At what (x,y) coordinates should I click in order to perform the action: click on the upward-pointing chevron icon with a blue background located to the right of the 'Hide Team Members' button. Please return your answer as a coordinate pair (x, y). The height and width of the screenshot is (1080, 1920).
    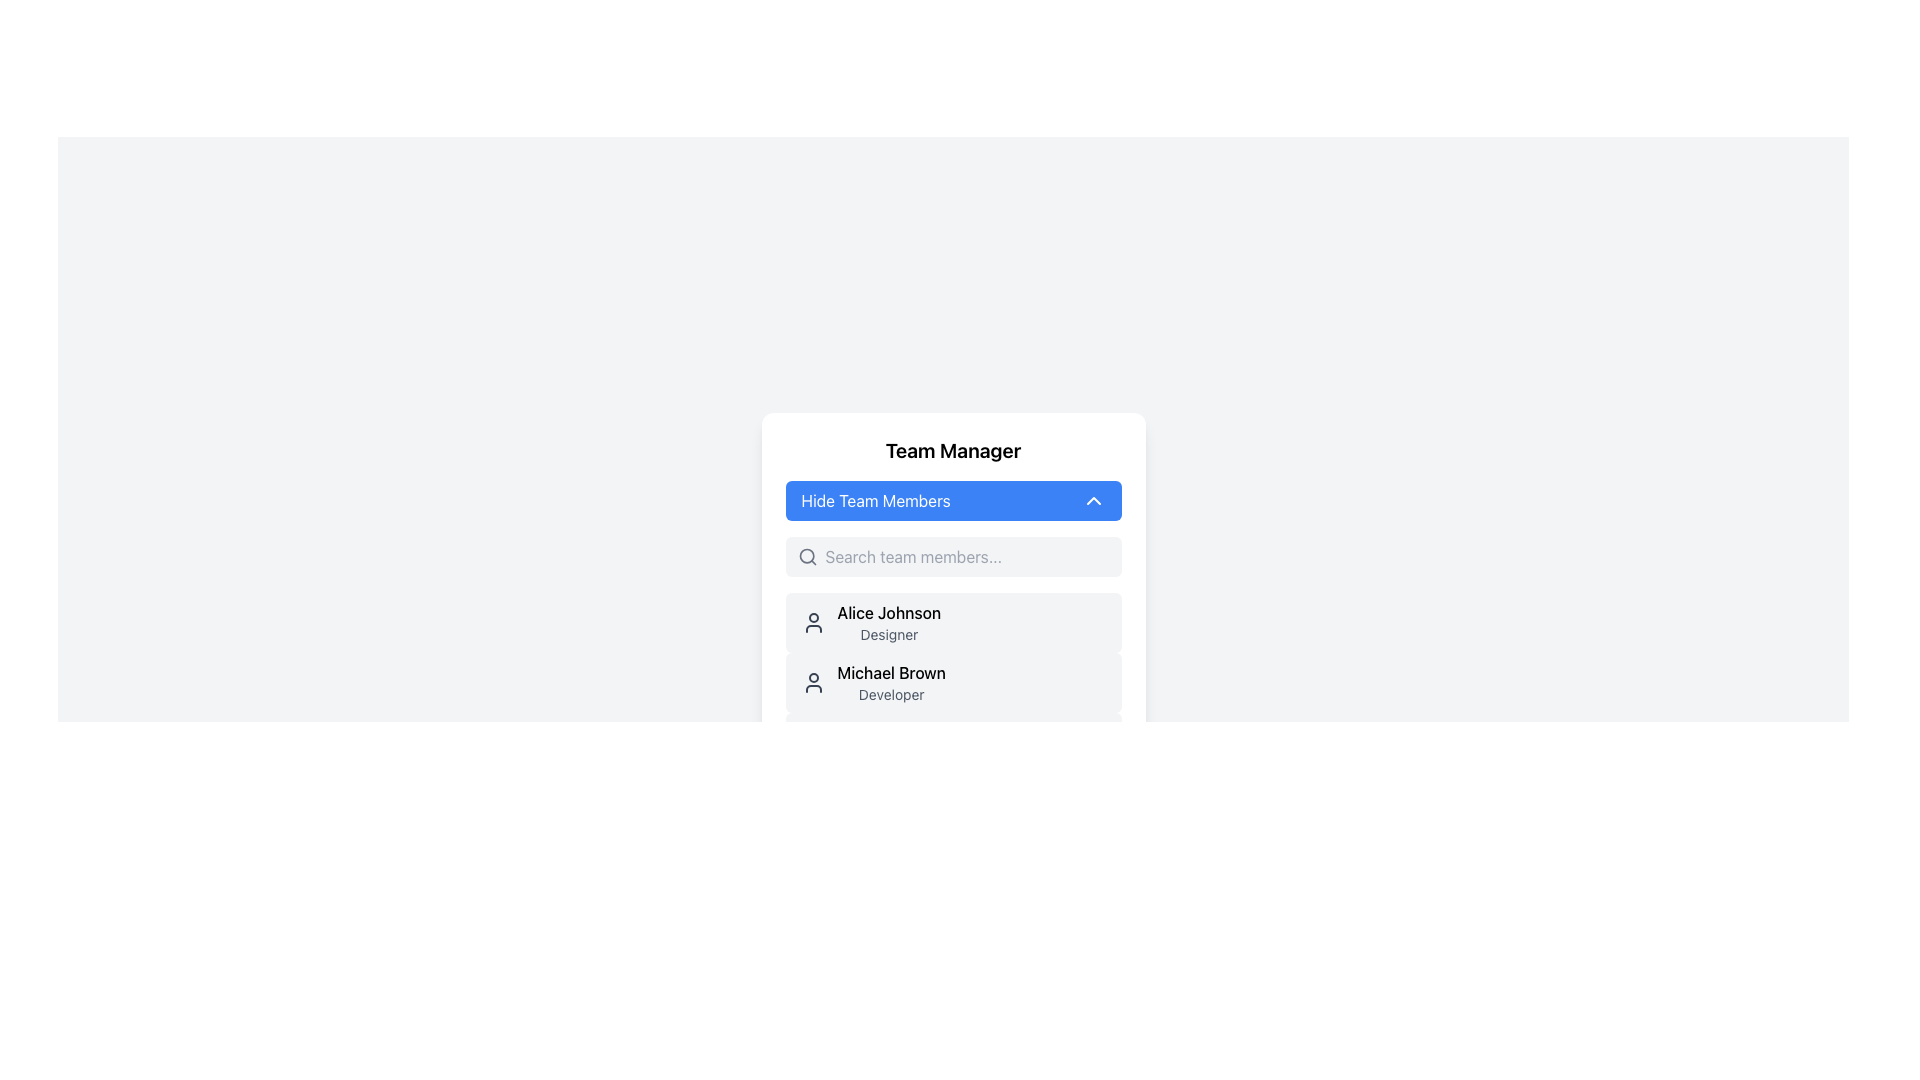
    Looking at the image, I should click on (1092, 500).